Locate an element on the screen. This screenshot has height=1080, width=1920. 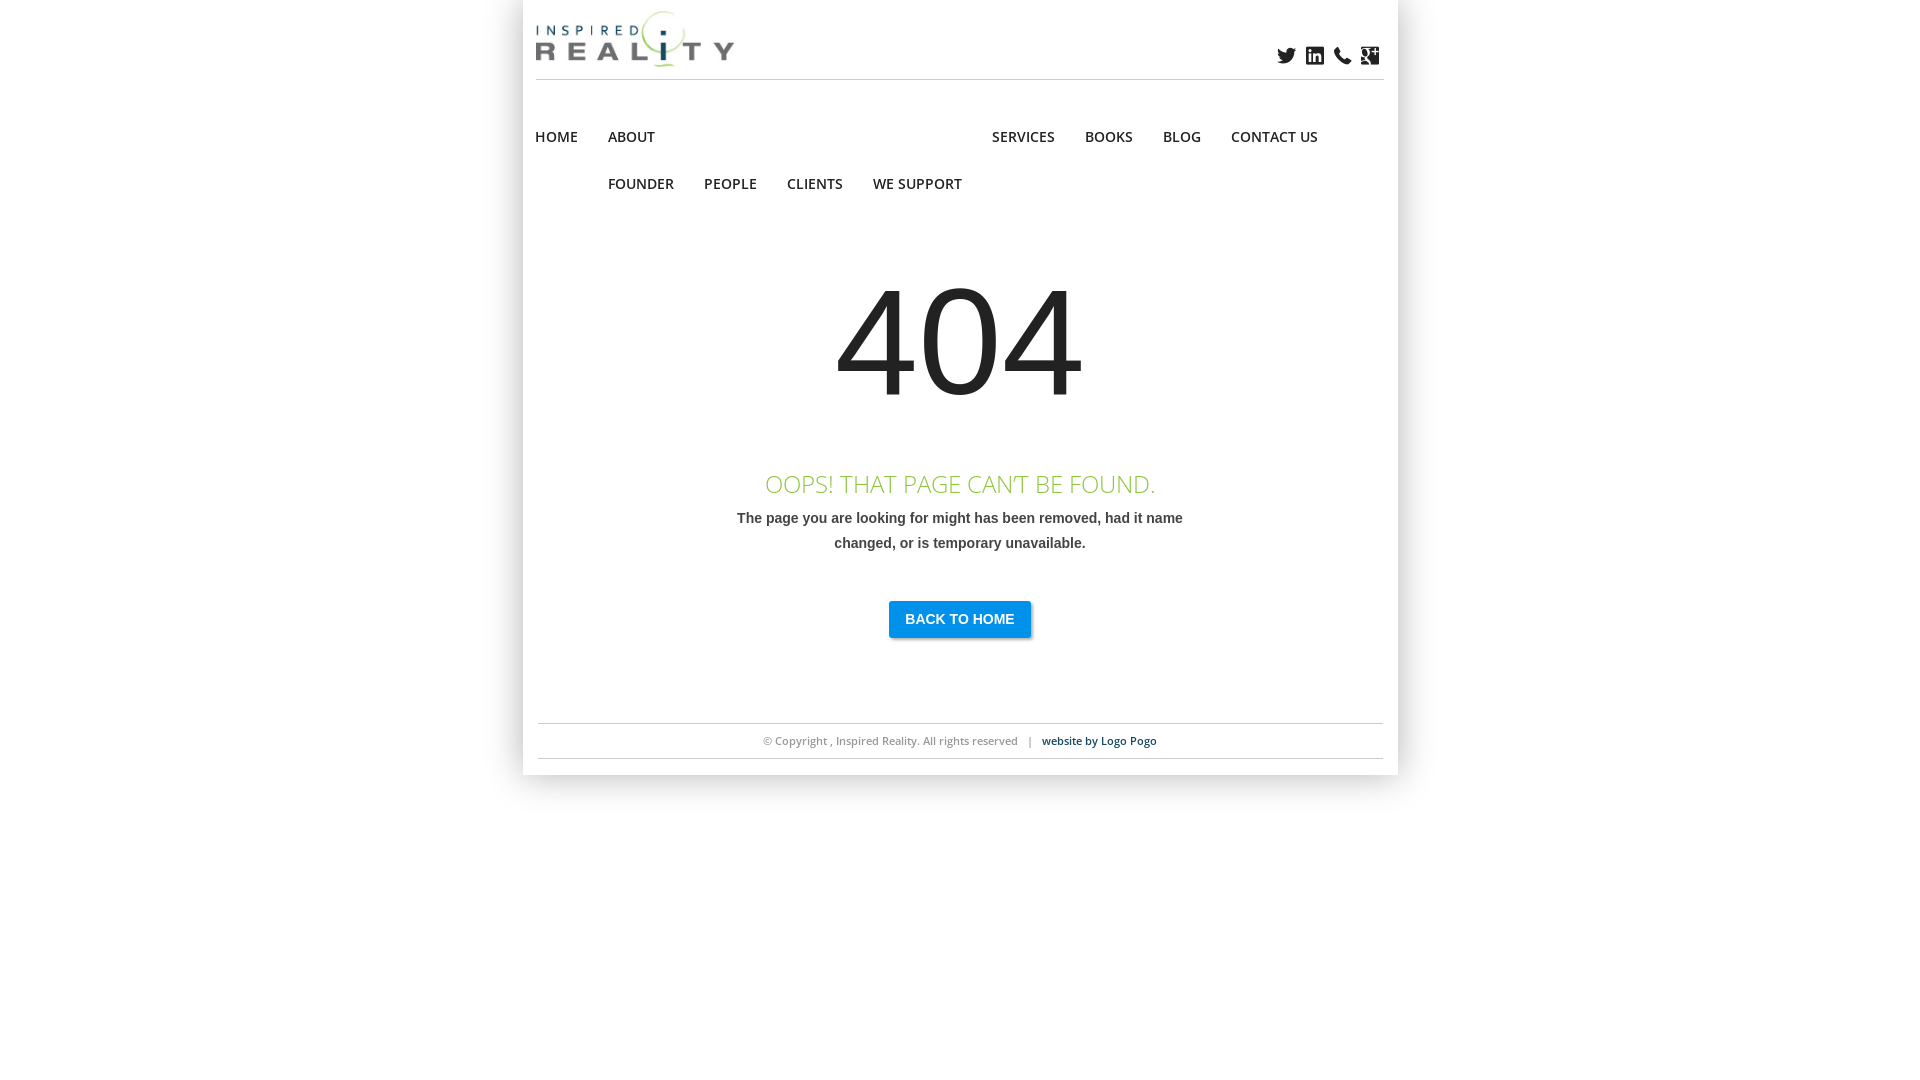
'GOOGLE+' is located at coordinates (1368, 55).